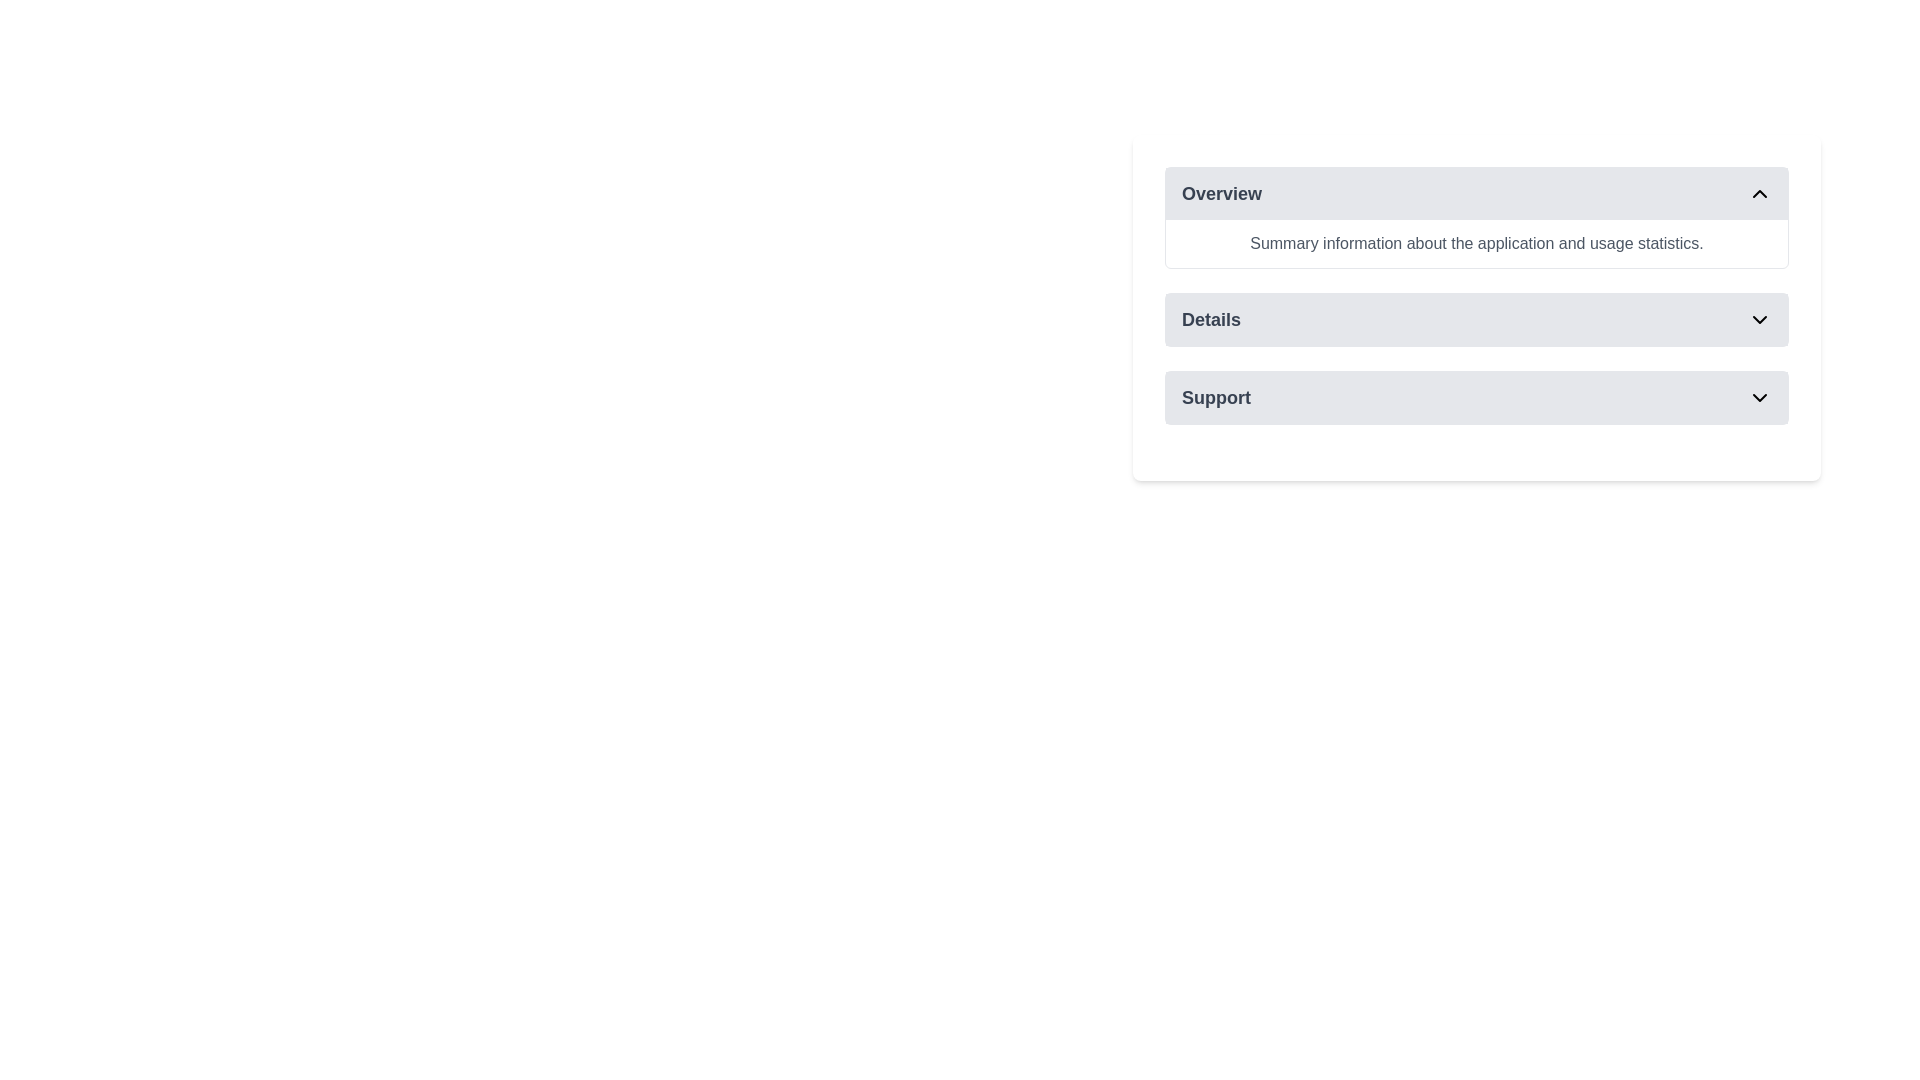 The width and height of the screenshot is (1920, 1080). Describe the element at coordinates (1477, 308) in the screenshot. I see `the 'Details' Collapsible Section Header` at that location.